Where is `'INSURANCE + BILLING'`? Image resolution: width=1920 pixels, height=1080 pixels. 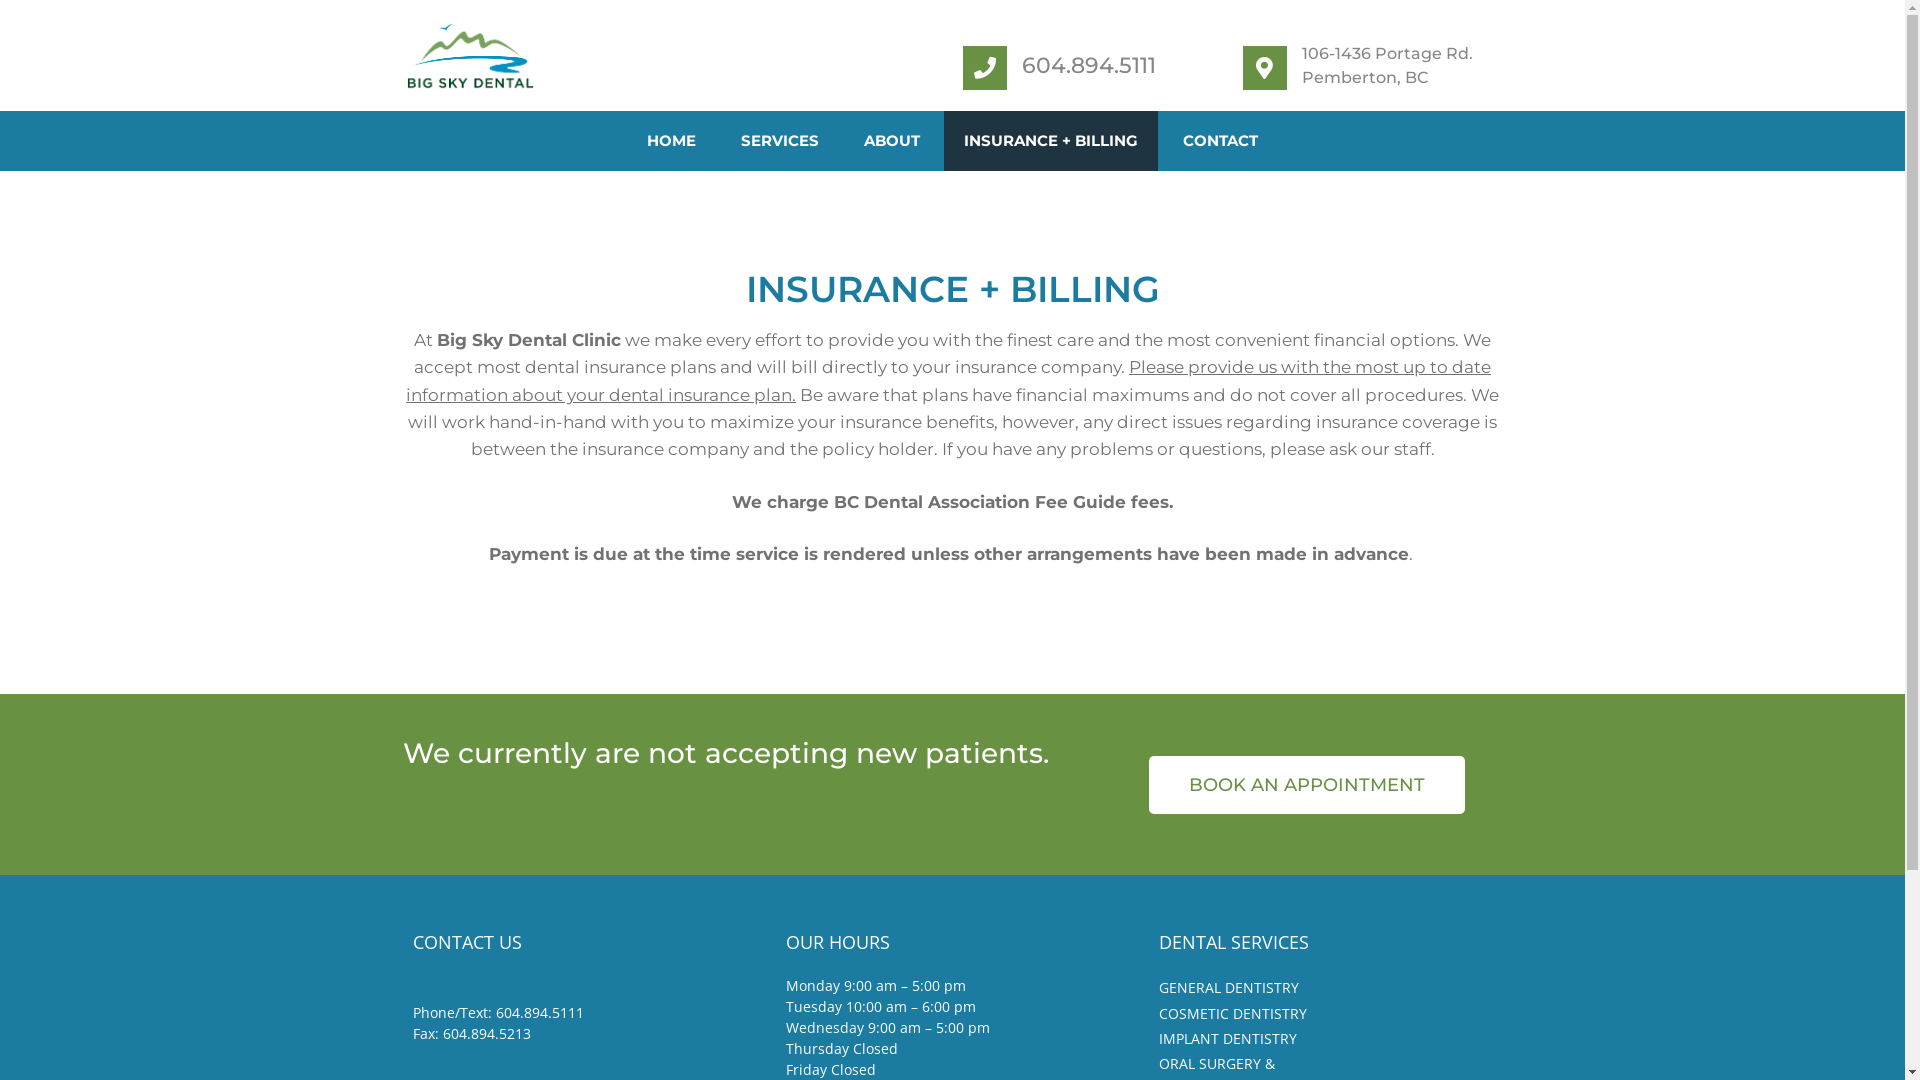
'INSURANCE + BILLING' is located at coordinates (1050, 140).